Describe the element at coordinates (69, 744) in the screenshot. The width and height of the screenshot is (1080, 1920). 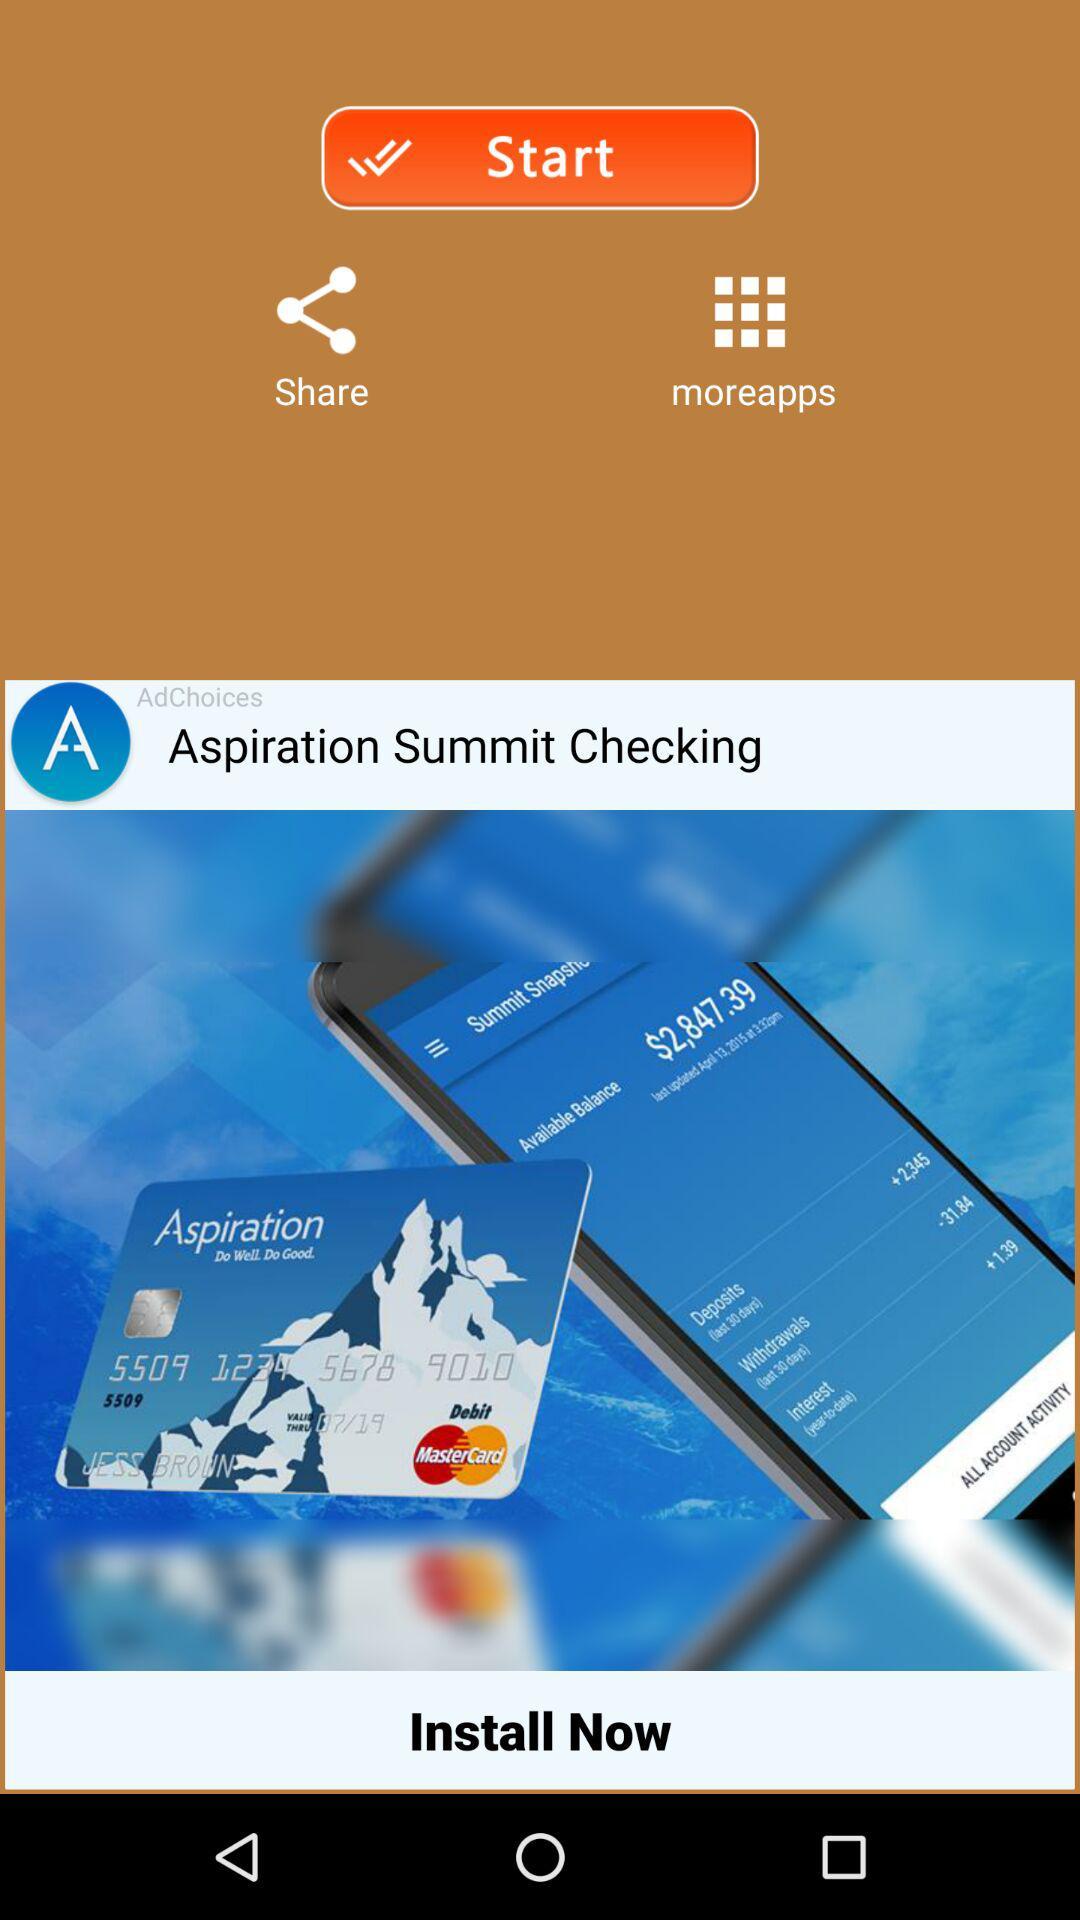
I see `the app to the left of adchoices` at that location.